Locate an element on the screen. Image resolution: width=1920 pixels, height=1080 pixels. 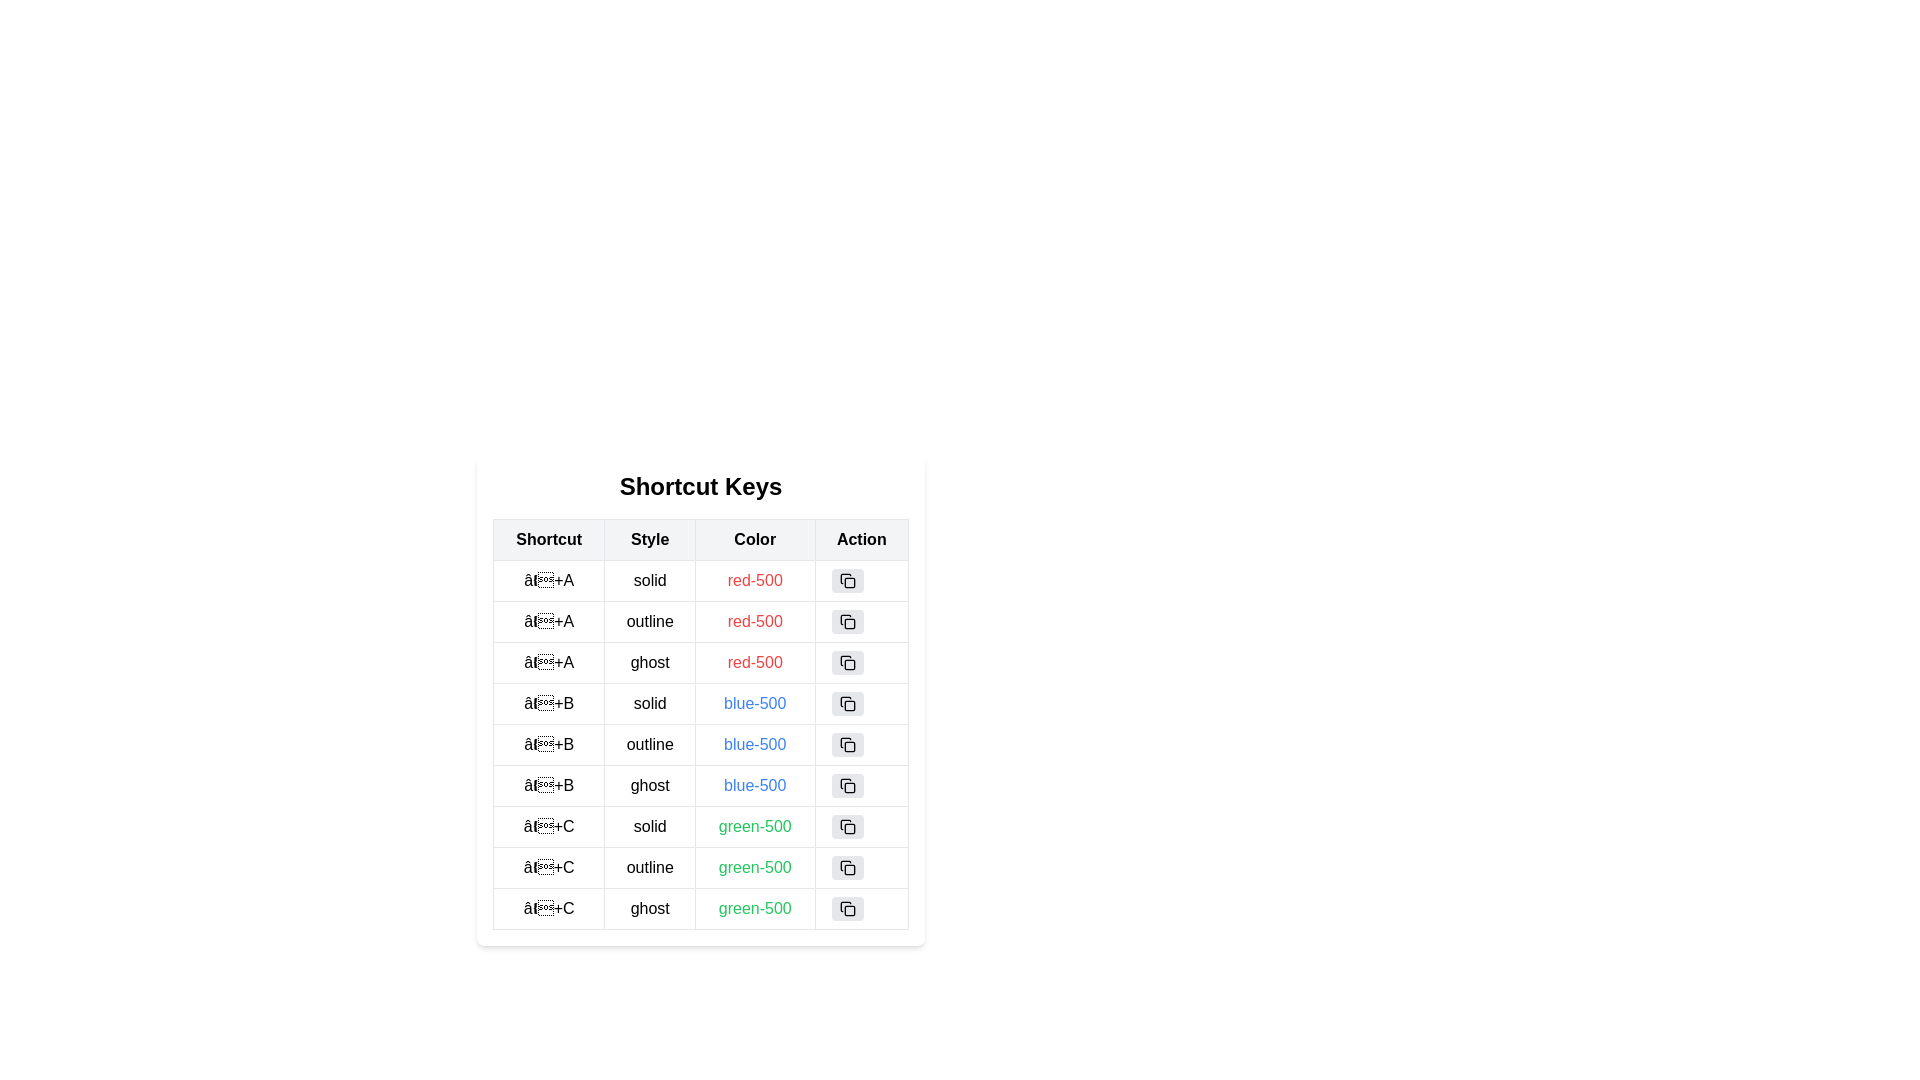
the button in the 'Action' column of the table that resembles overlapping rectangles, located at the bottom right cell corresponding to 'Shortcut = ⌘+B' is located at coordinates (861, 703).